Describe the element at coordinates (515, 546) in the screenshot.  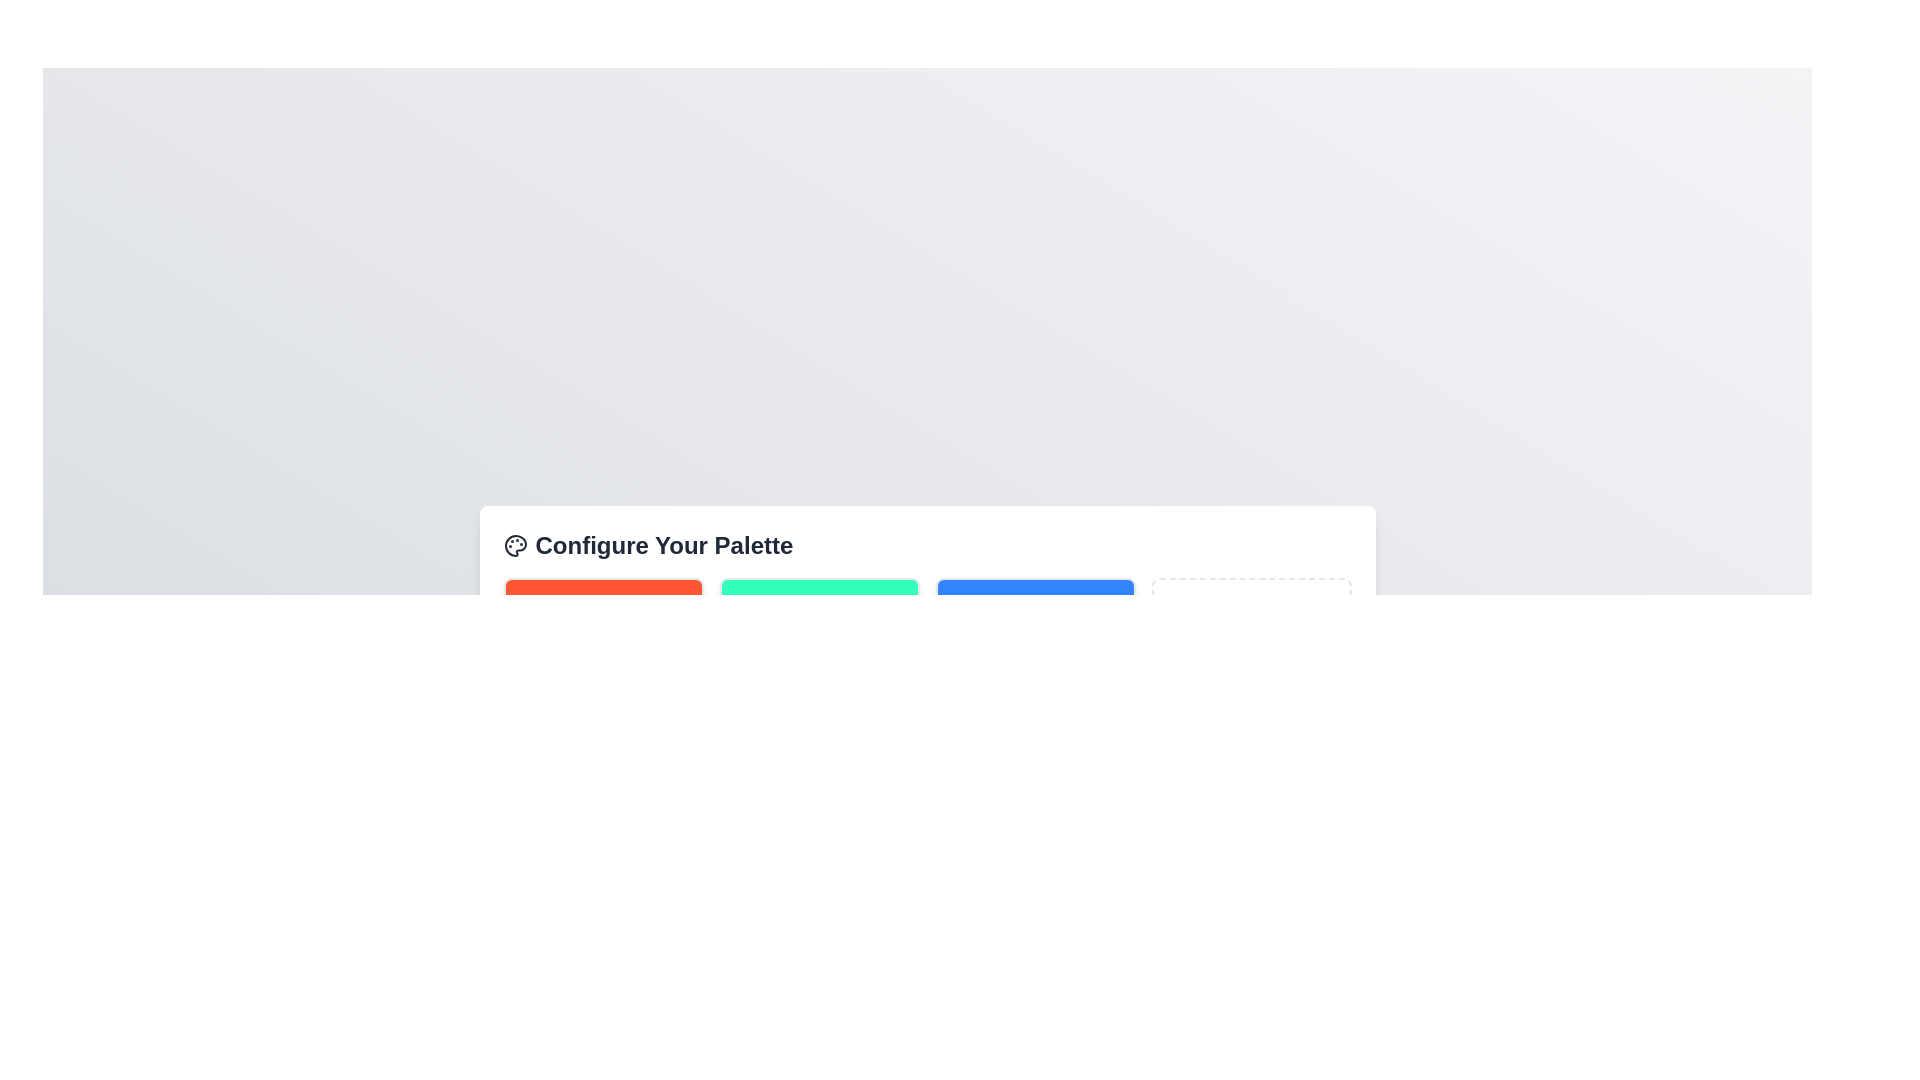
I see `the painter's palette icon located to the left of the text 'Configure Your Palette', which features a modern outline design in navy or gray color` at that location.